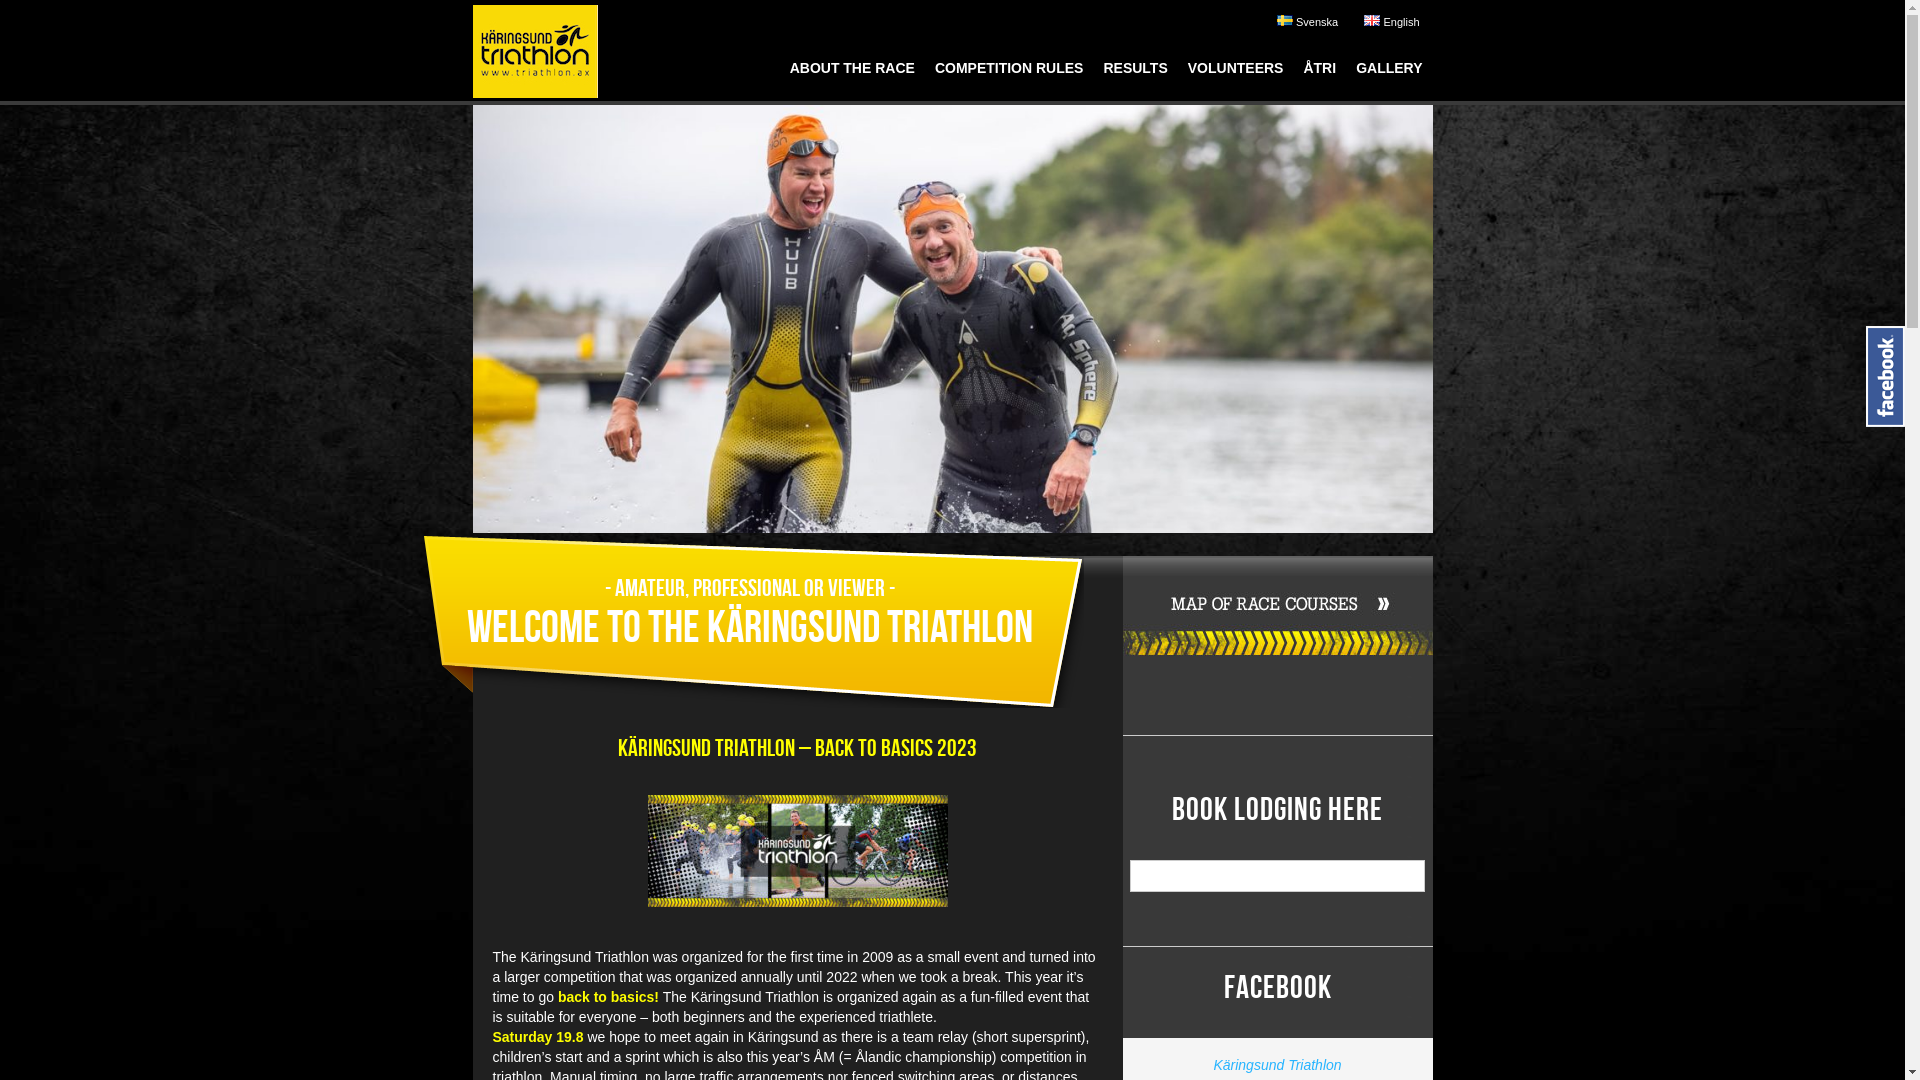 This screenshot has height=1080, width=1920. What do you see at coordinates (778, 73) in the screenshot?
I see `'ABOUT THE RACE'` at bounding box center [778, 73].